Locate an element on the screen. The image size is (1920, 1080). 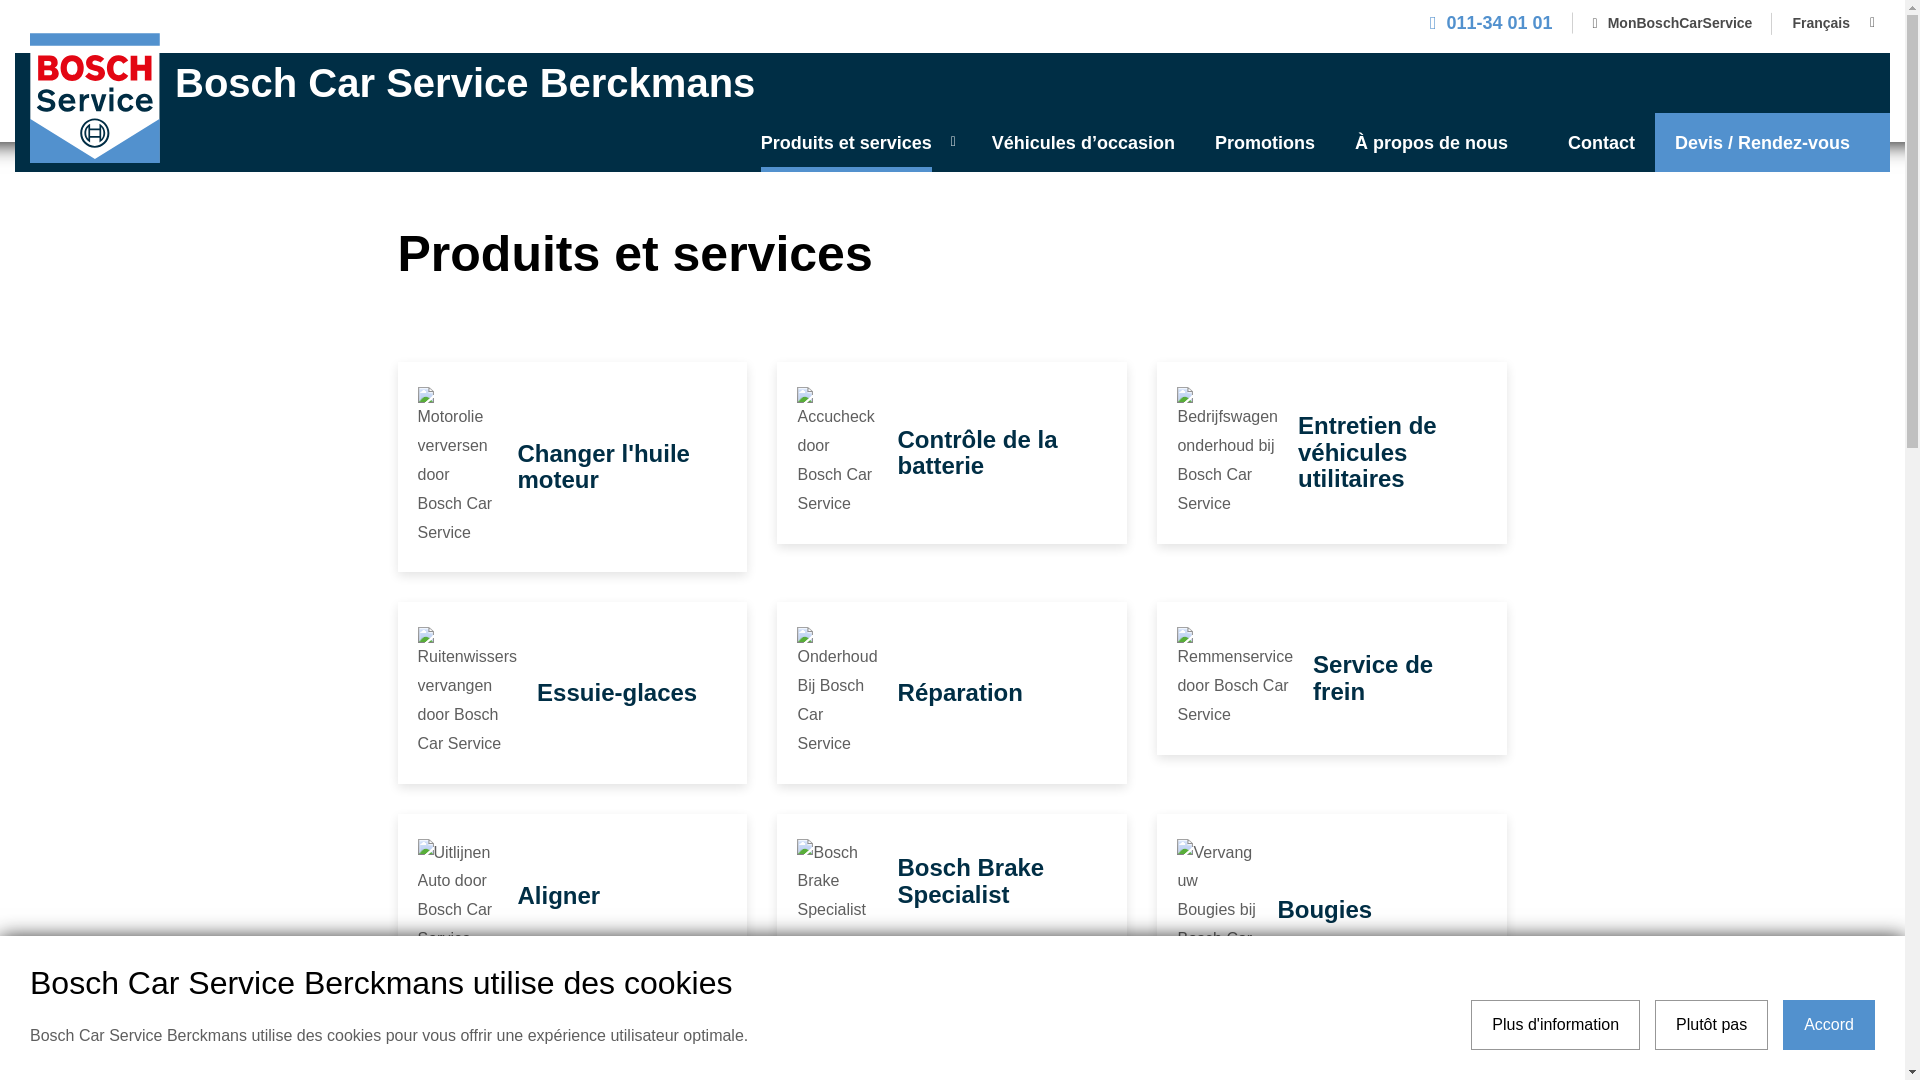
'Promotions' is located at coordinates (1195, 141).